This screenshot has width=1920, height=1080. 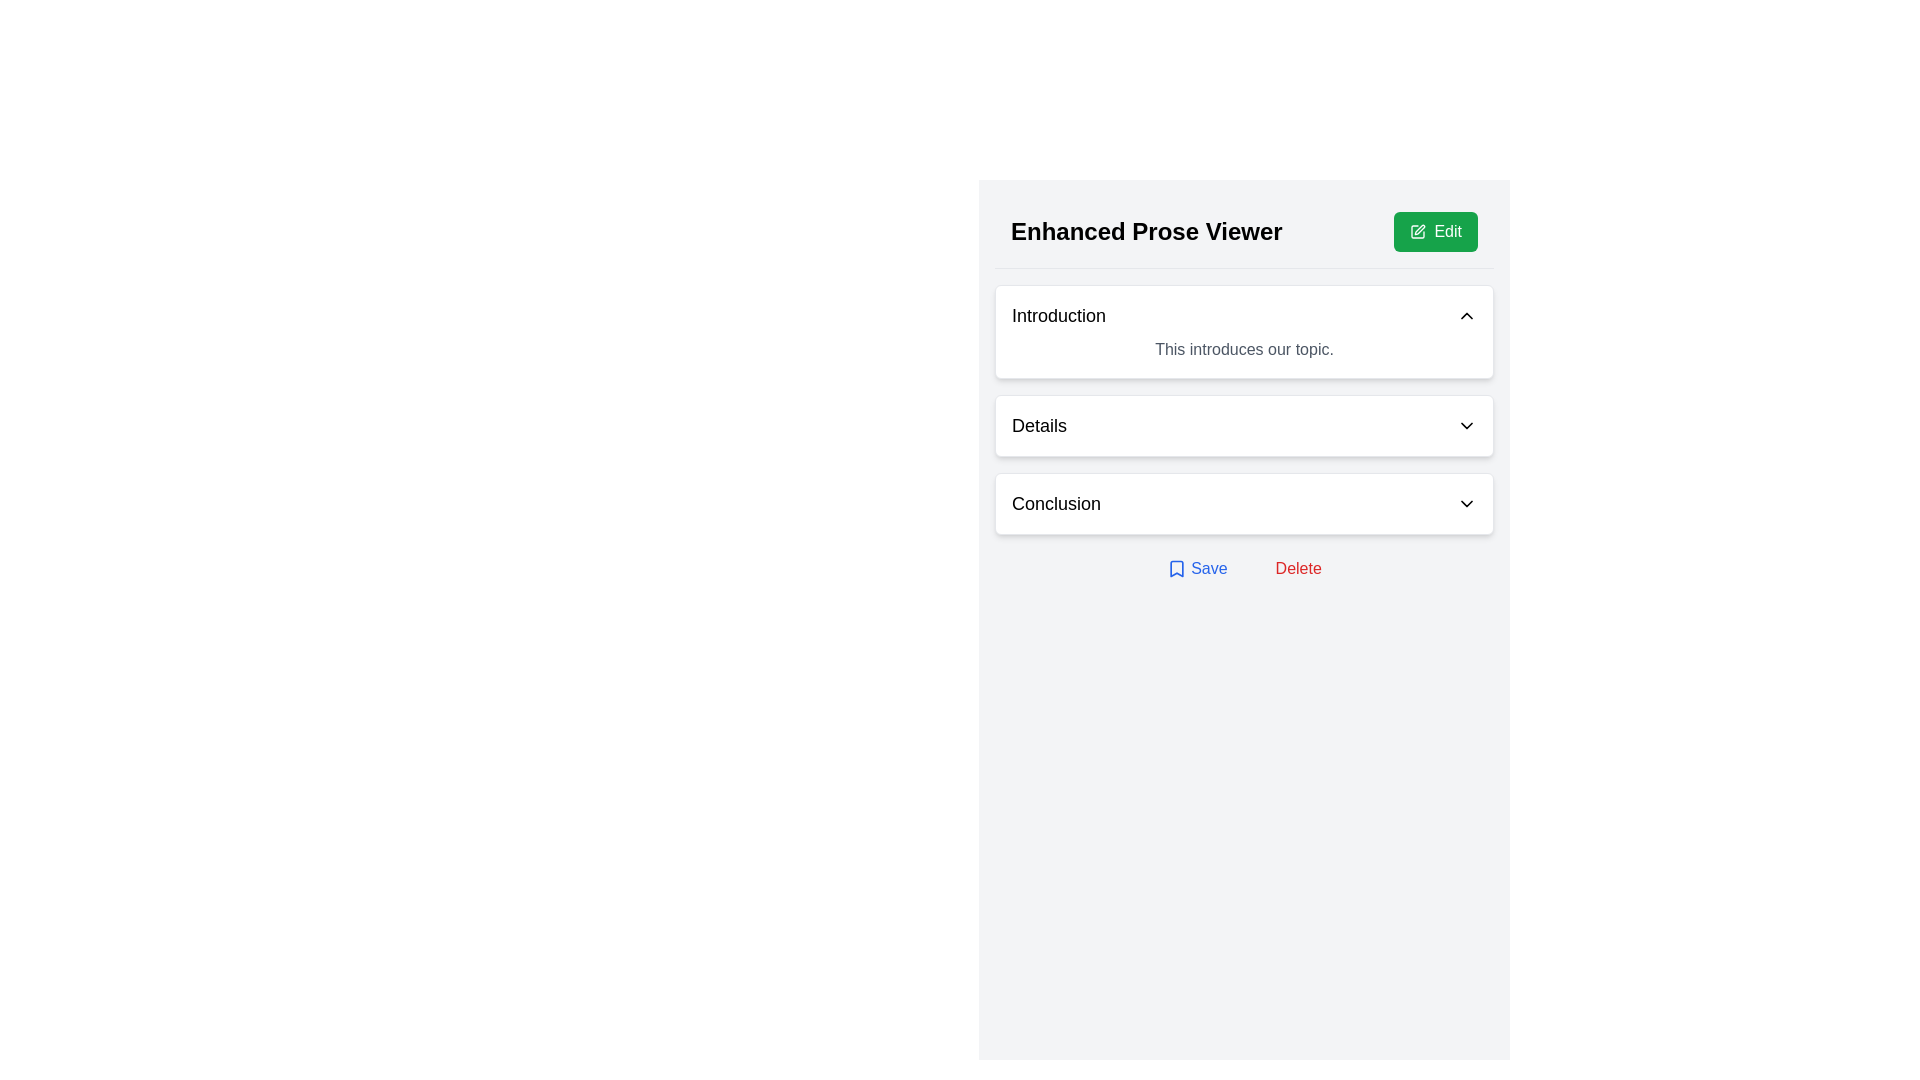 What do you see at coordinates (1243, 349) in the screenshot?
I see `text element that displays 'This introduces our topic.' located beneath the 'Introduction' header` at bounding box center [1243, 349].